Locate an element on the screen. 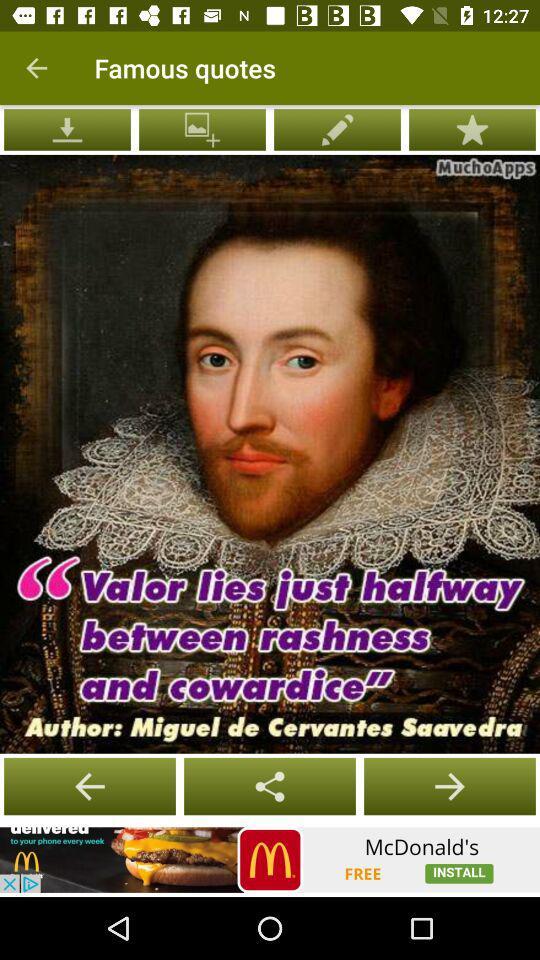 This screenshot has width=540, height=960. mcdonalds advertisement is located at coordinates (270, 859).